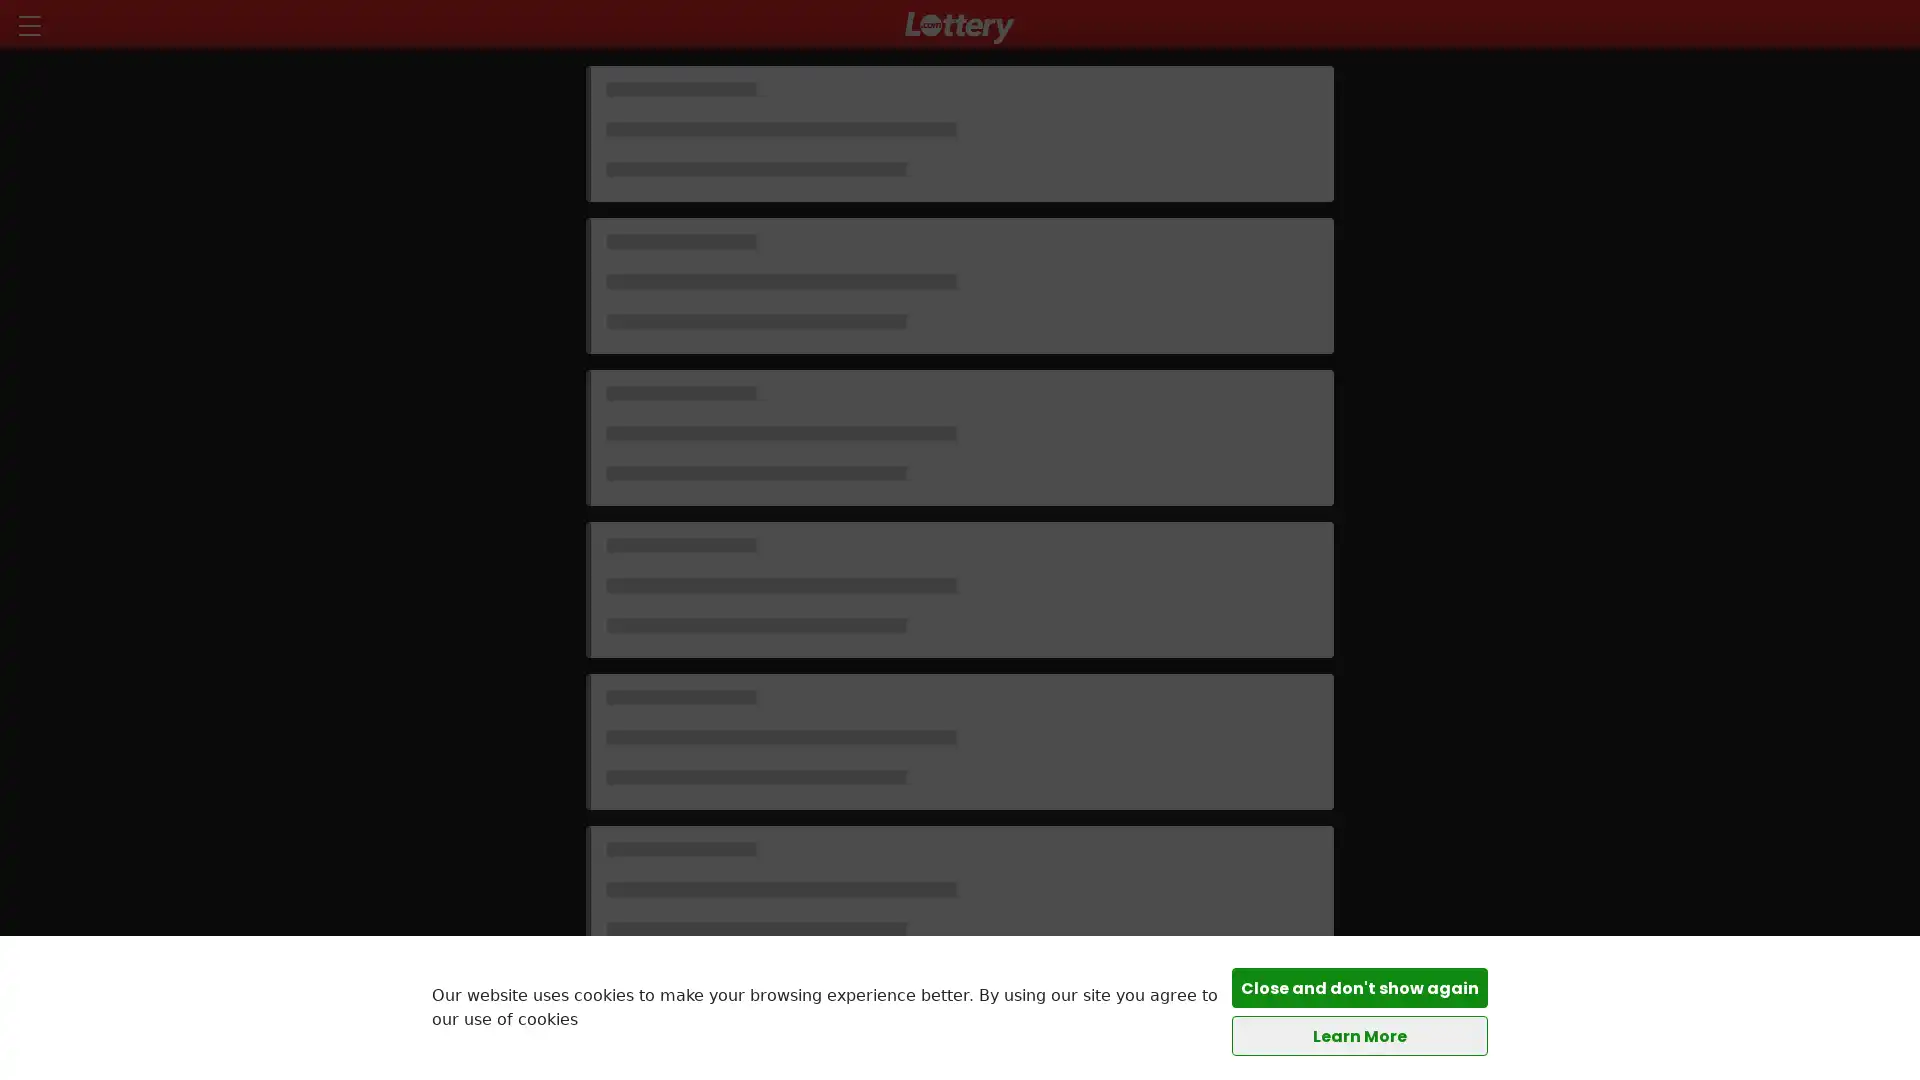  What do you see at coordinates (1268, 316) in the screenshot?
I see `$2.00` at bounding box center [1268, 316].